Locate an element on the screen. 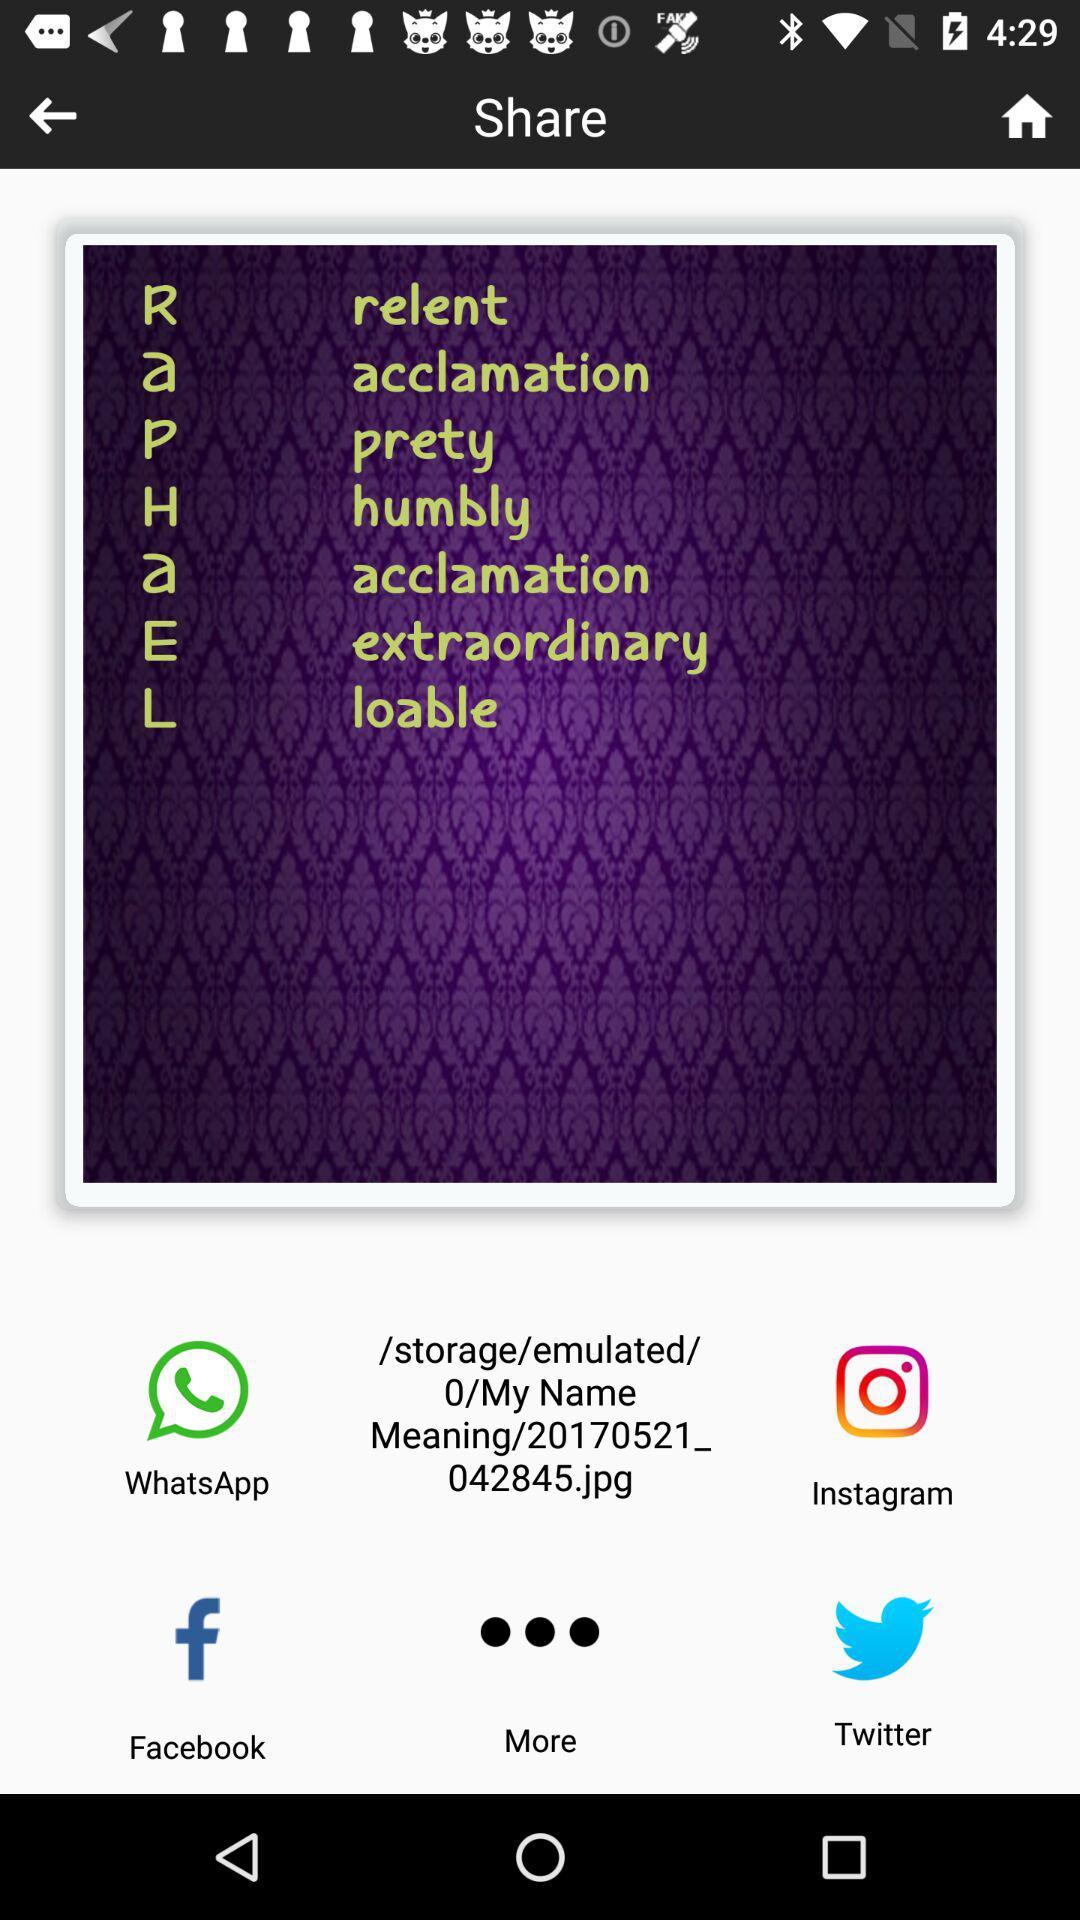 The height and width of the screenshot is (1920, 1080). the photo icon is located at coordinates (881, 1390).